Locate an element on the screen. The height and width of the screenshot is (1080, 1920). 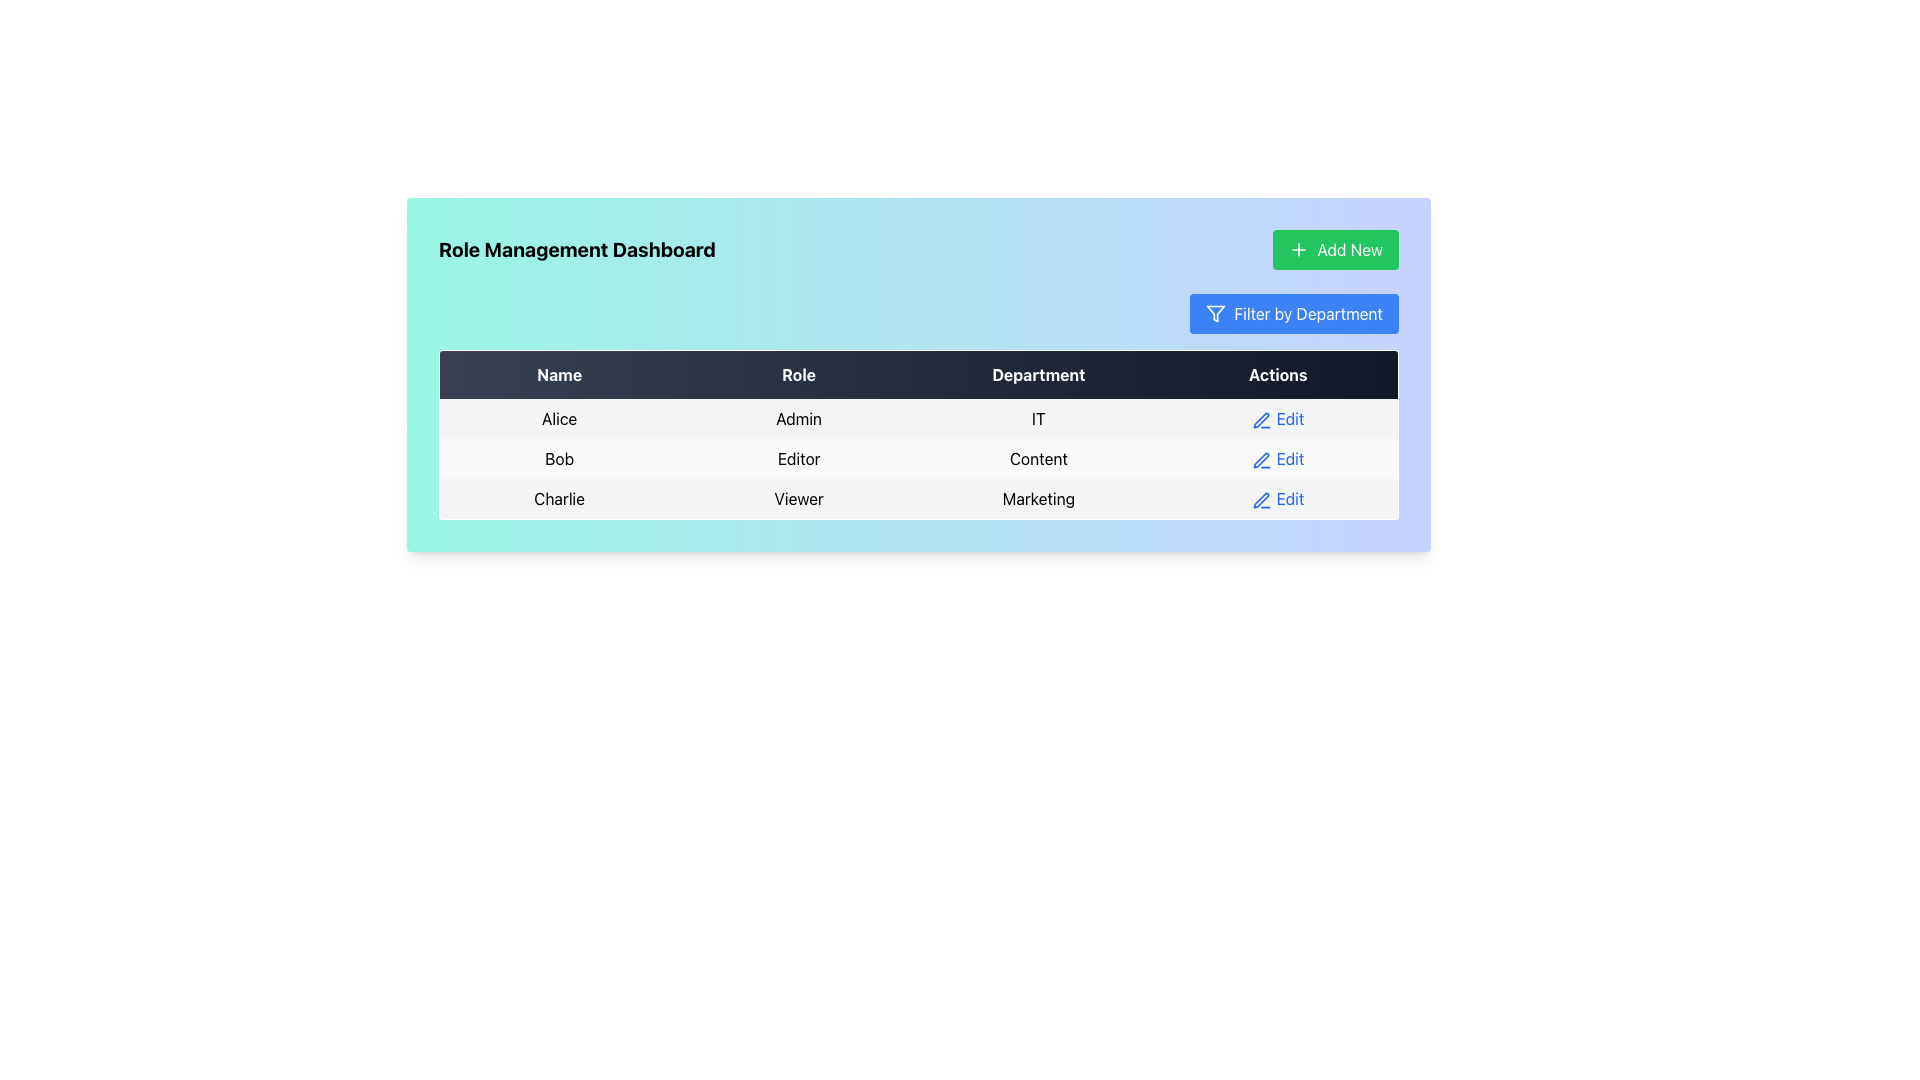
the edit icon, which resembles a minimalistic pen graphic, located in the Actions column next to the 'Edit' label for user Bob is located at coordinates (1261, 460).